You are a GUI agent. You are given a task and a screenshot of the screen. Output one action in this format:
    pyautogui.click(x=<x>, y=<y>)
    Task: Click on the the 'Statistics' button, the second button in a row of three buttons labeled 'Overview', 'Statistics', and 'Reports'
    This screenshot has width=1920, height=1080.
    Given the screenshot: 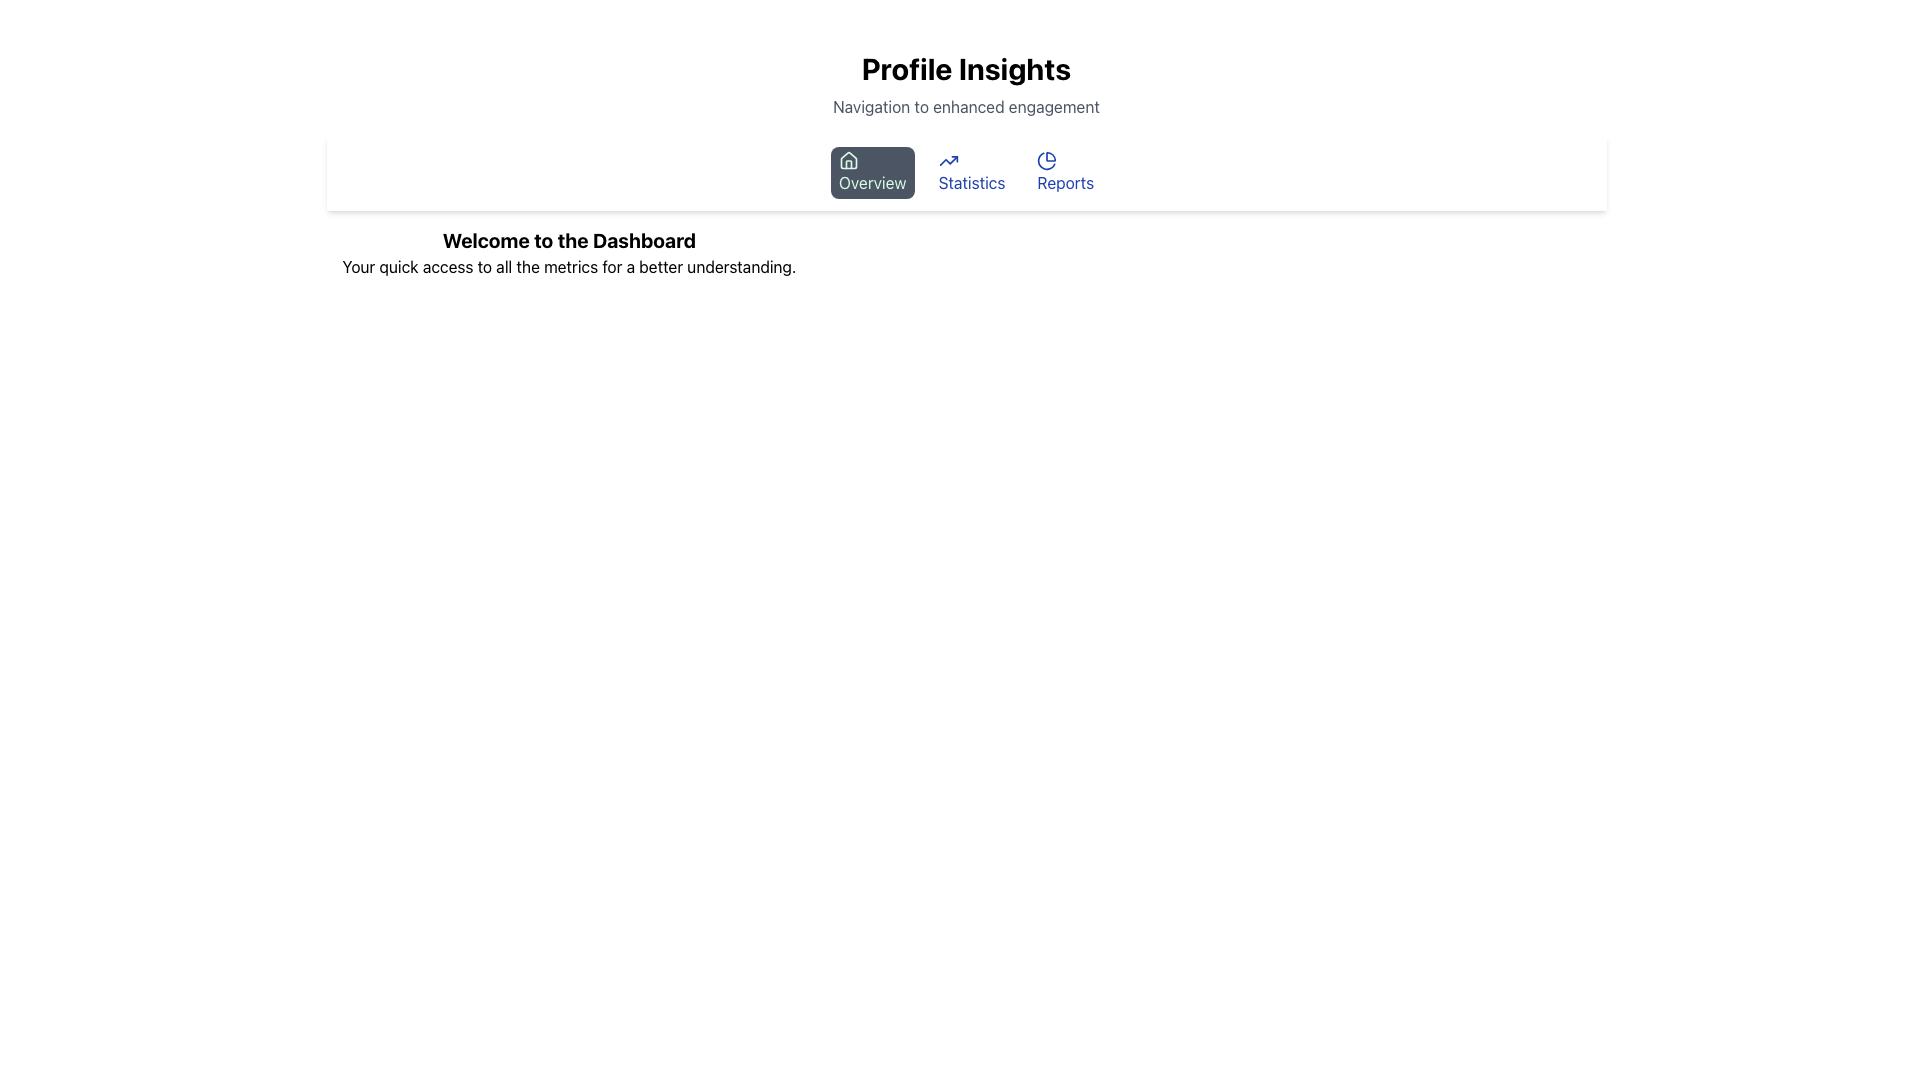 What is the action you would take?
    pyautogui.click(x=971, y=172)
    